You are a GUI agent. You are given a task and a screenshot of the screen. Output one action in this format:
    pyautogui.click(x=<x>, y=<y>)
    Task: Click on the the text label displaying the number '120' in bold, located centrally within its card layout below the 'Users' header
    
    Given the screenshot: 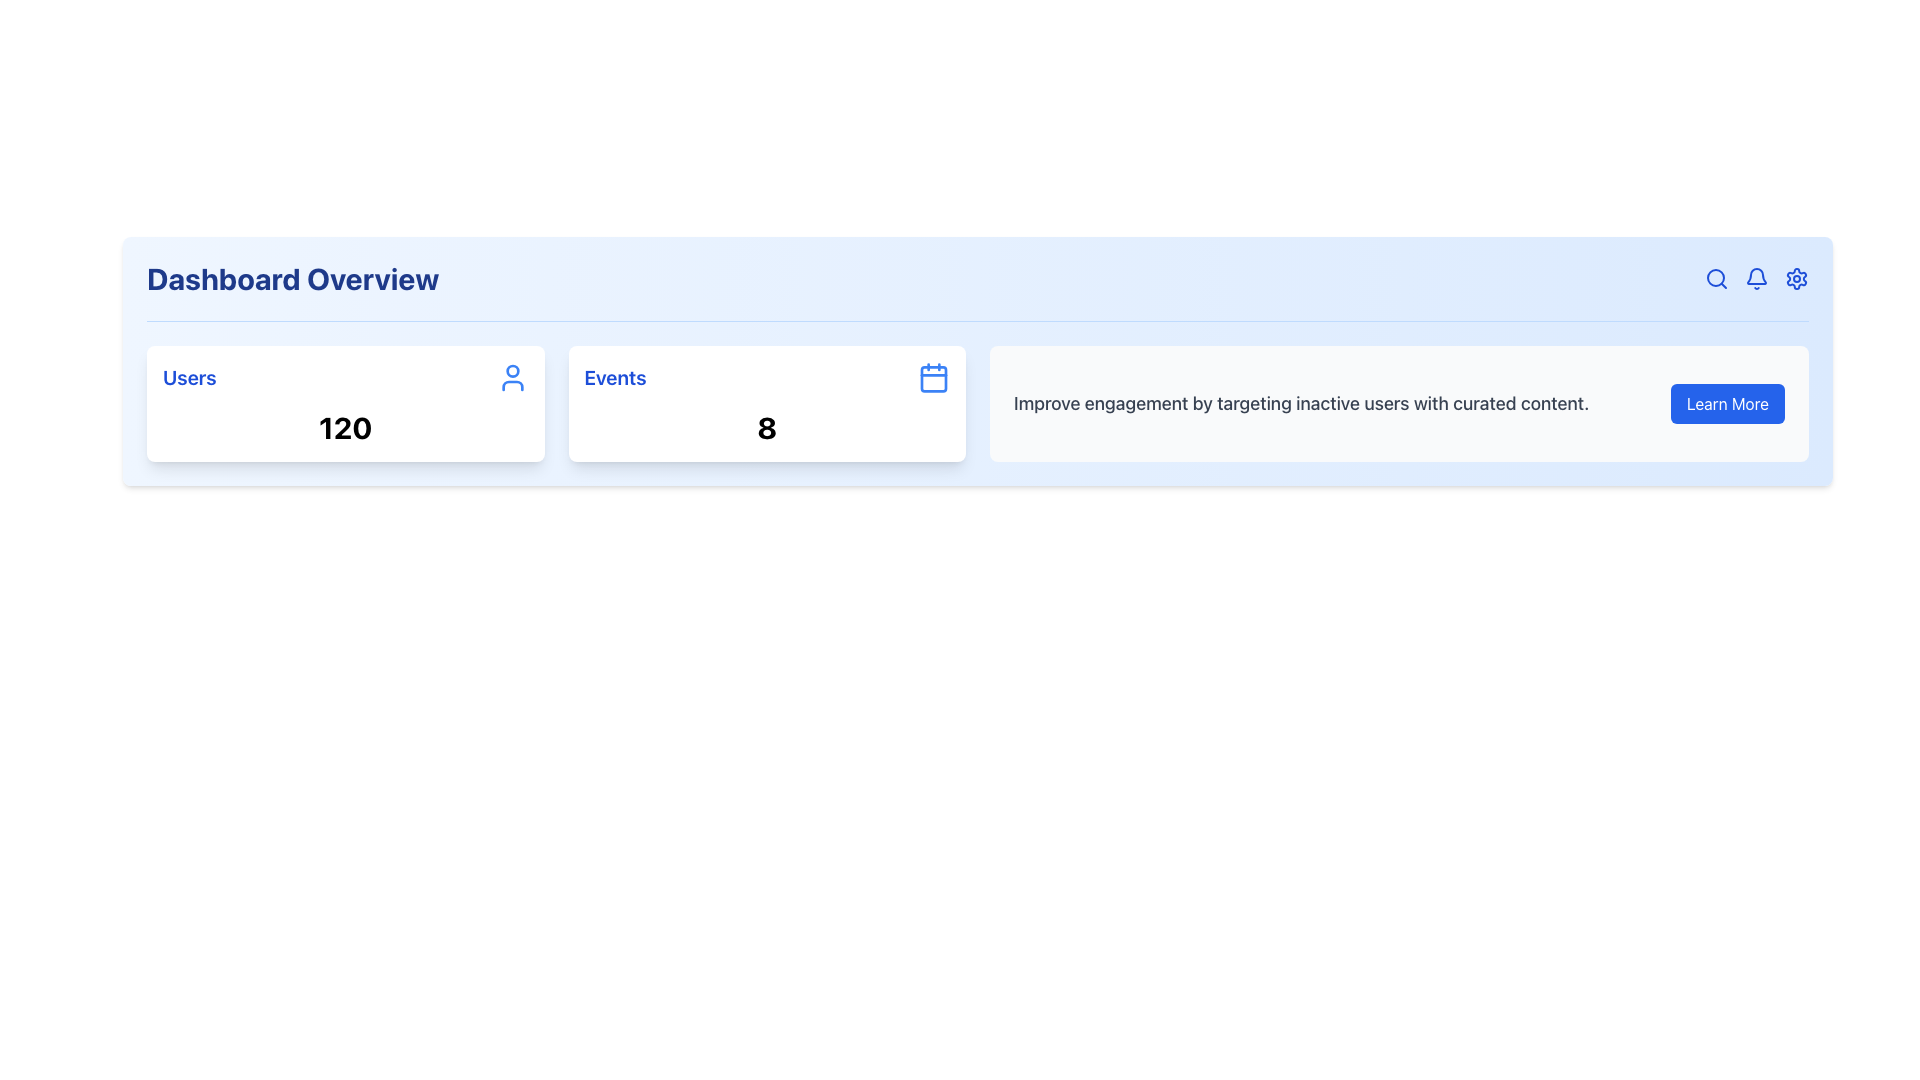 What is the action you would take?
    pyautogui.click(x=345, y=427)
    